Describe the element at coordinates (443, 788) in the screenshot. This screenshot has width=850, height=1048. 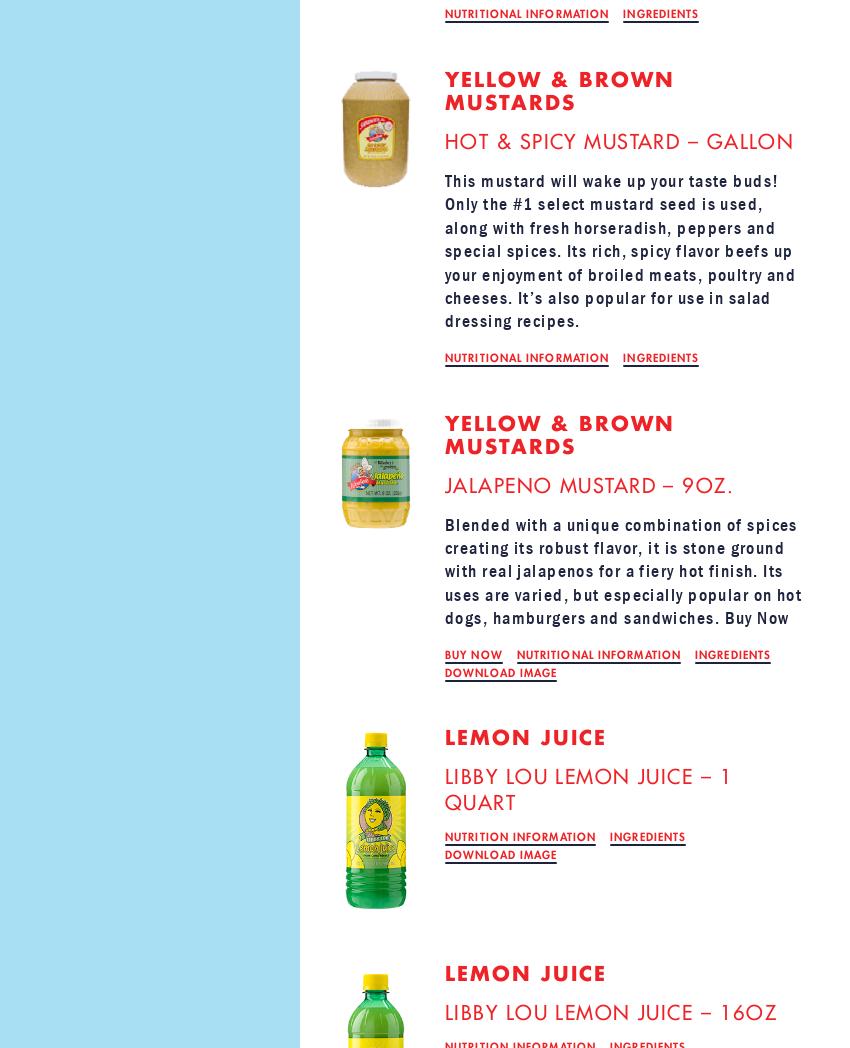
I see `'LIBBY LOU LEMON JUICE – 1 QUART'` at that location.